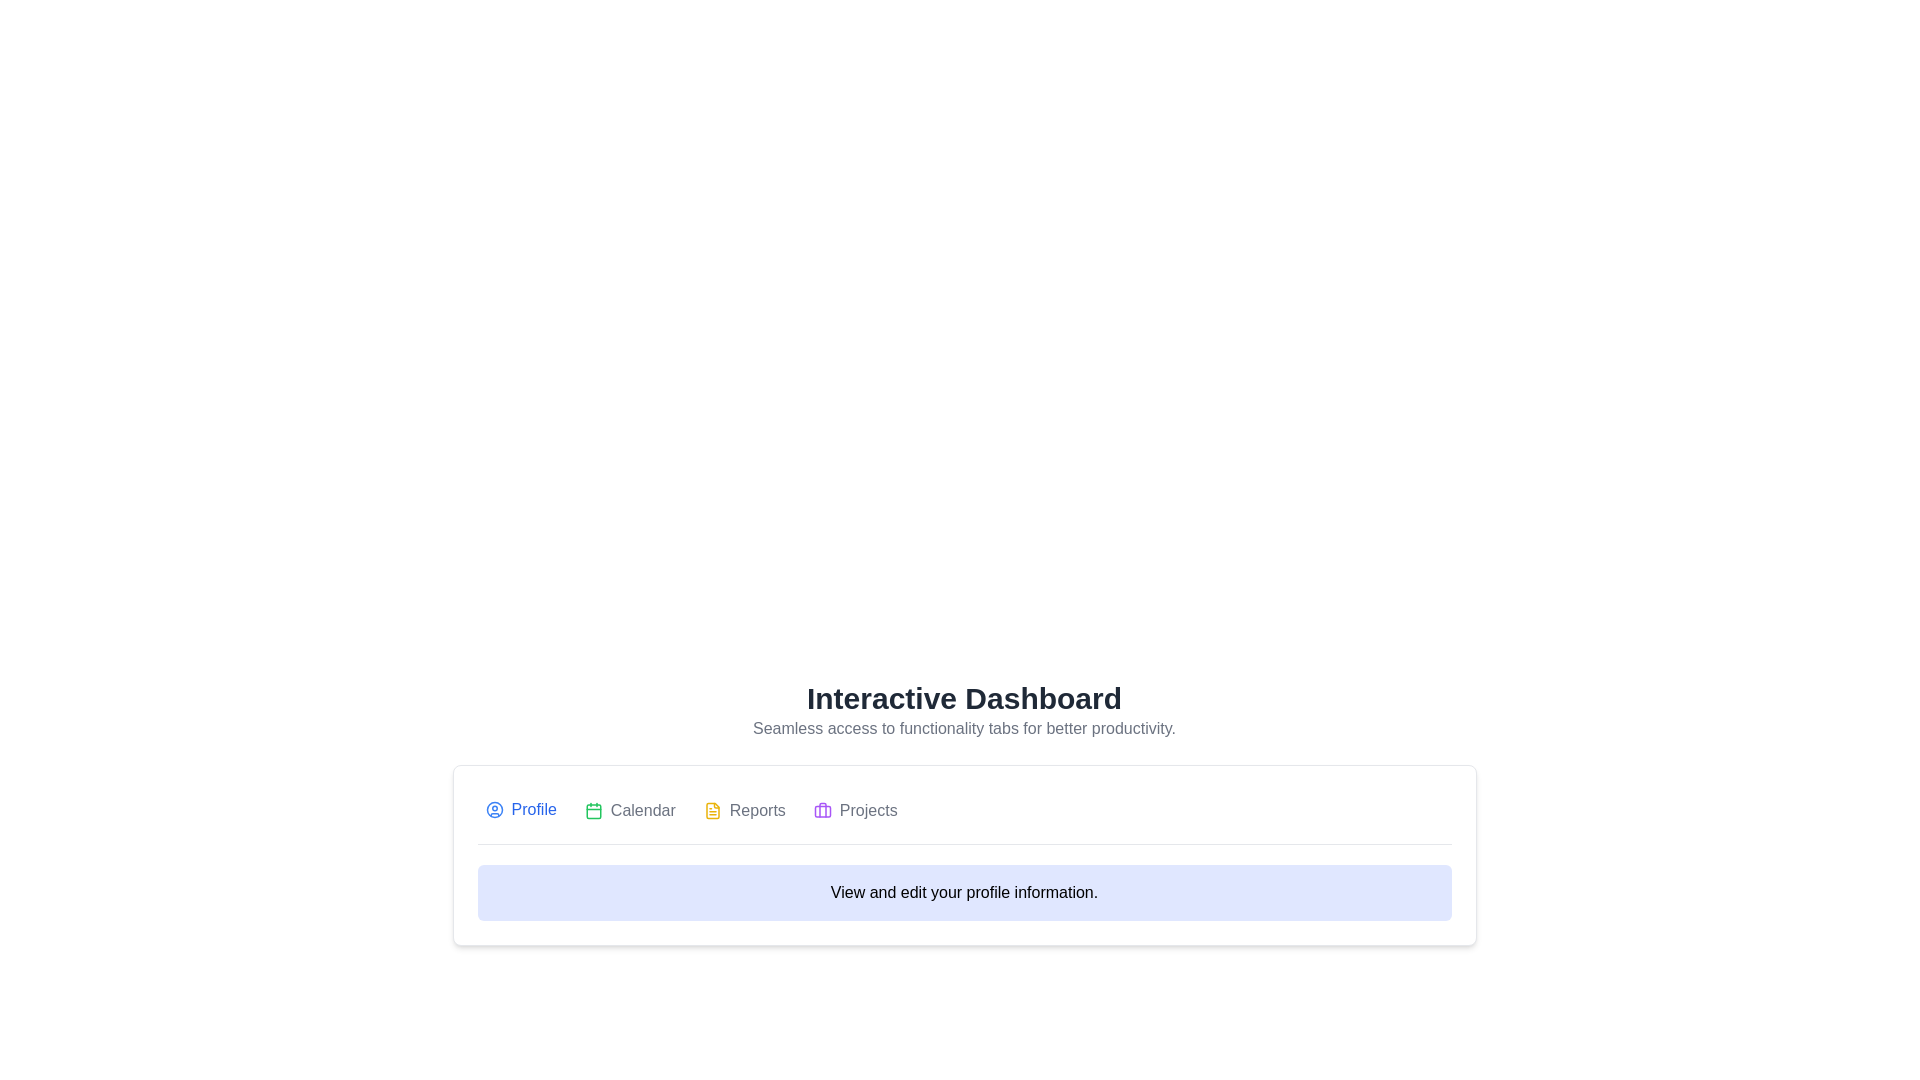 The width and height of the screenshot is (1920, 1080). I want to click on the blue-bordered informational label containing the text 'View and edit your profile information.', so click(964, 892).